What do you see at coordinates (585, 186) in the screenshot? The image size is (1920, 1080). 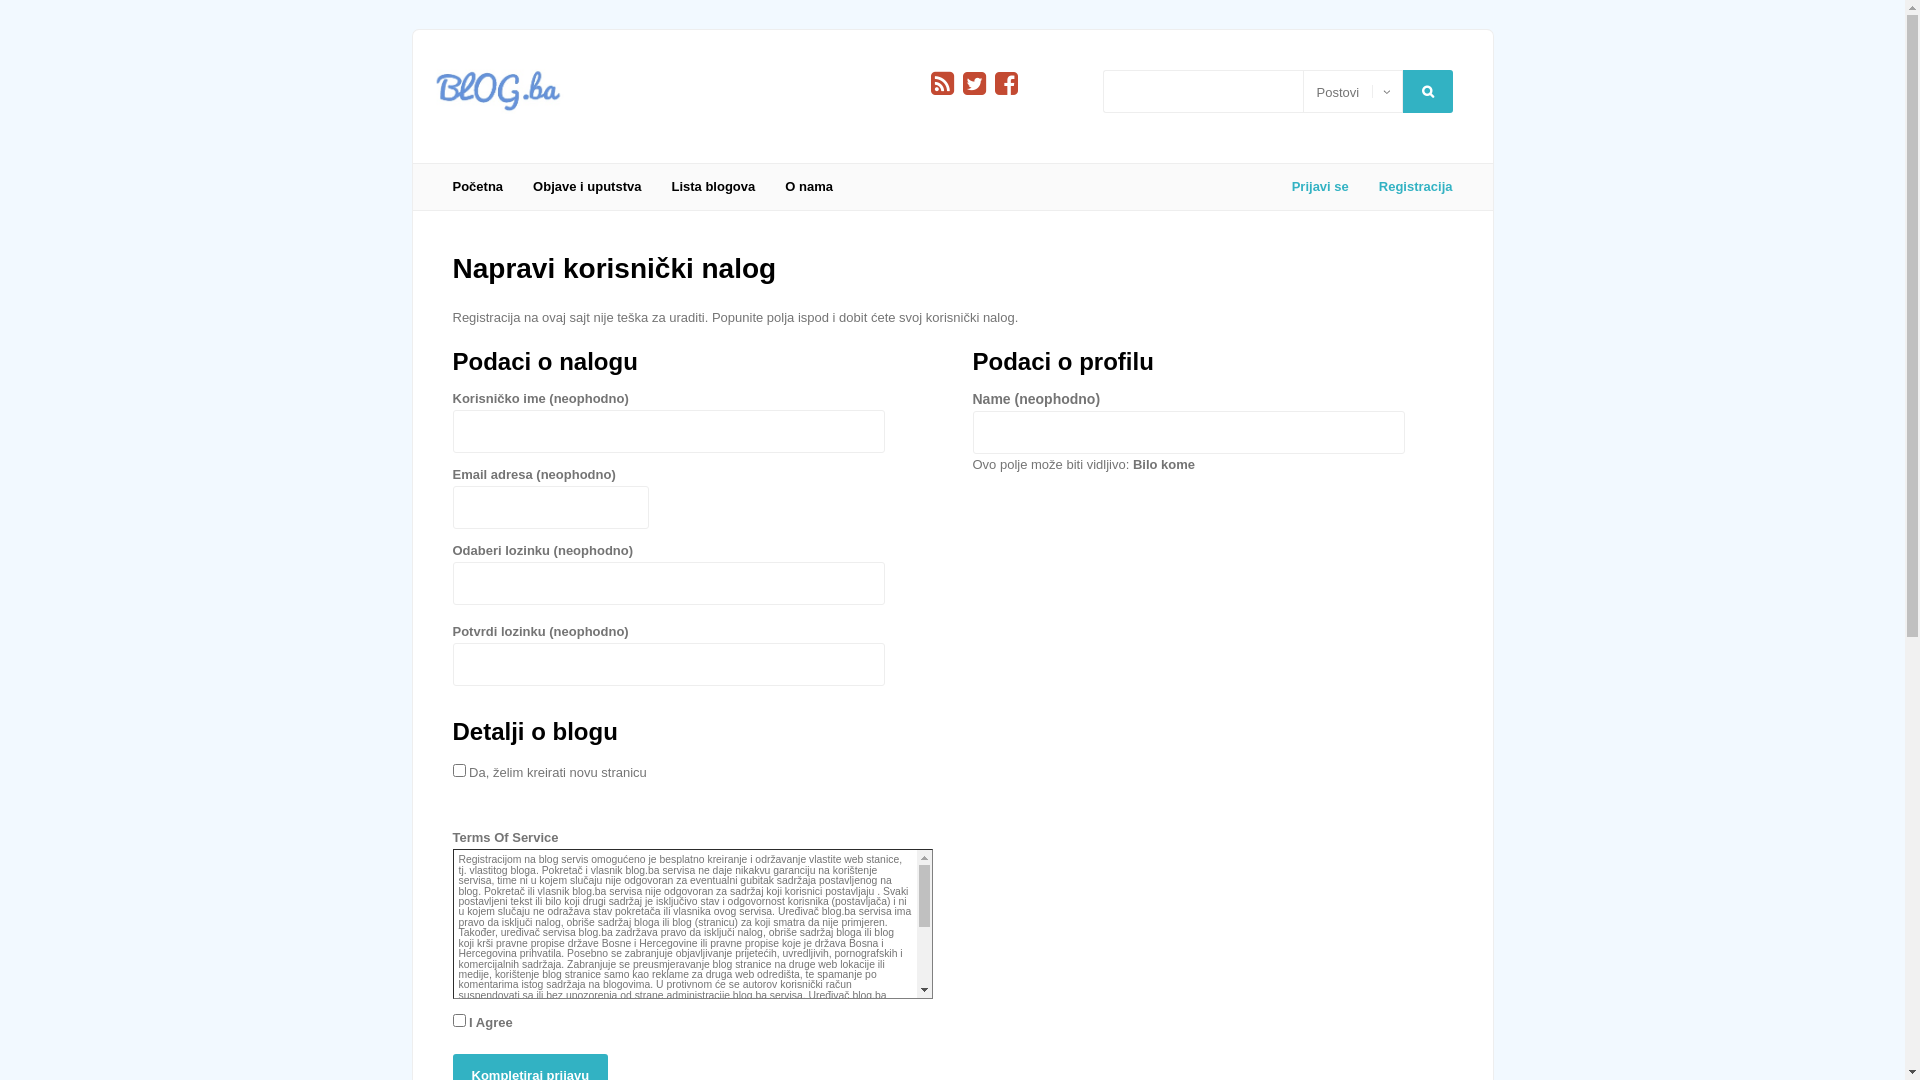 I see `'Objave i uputstva'` at bounding box center [585, 186].